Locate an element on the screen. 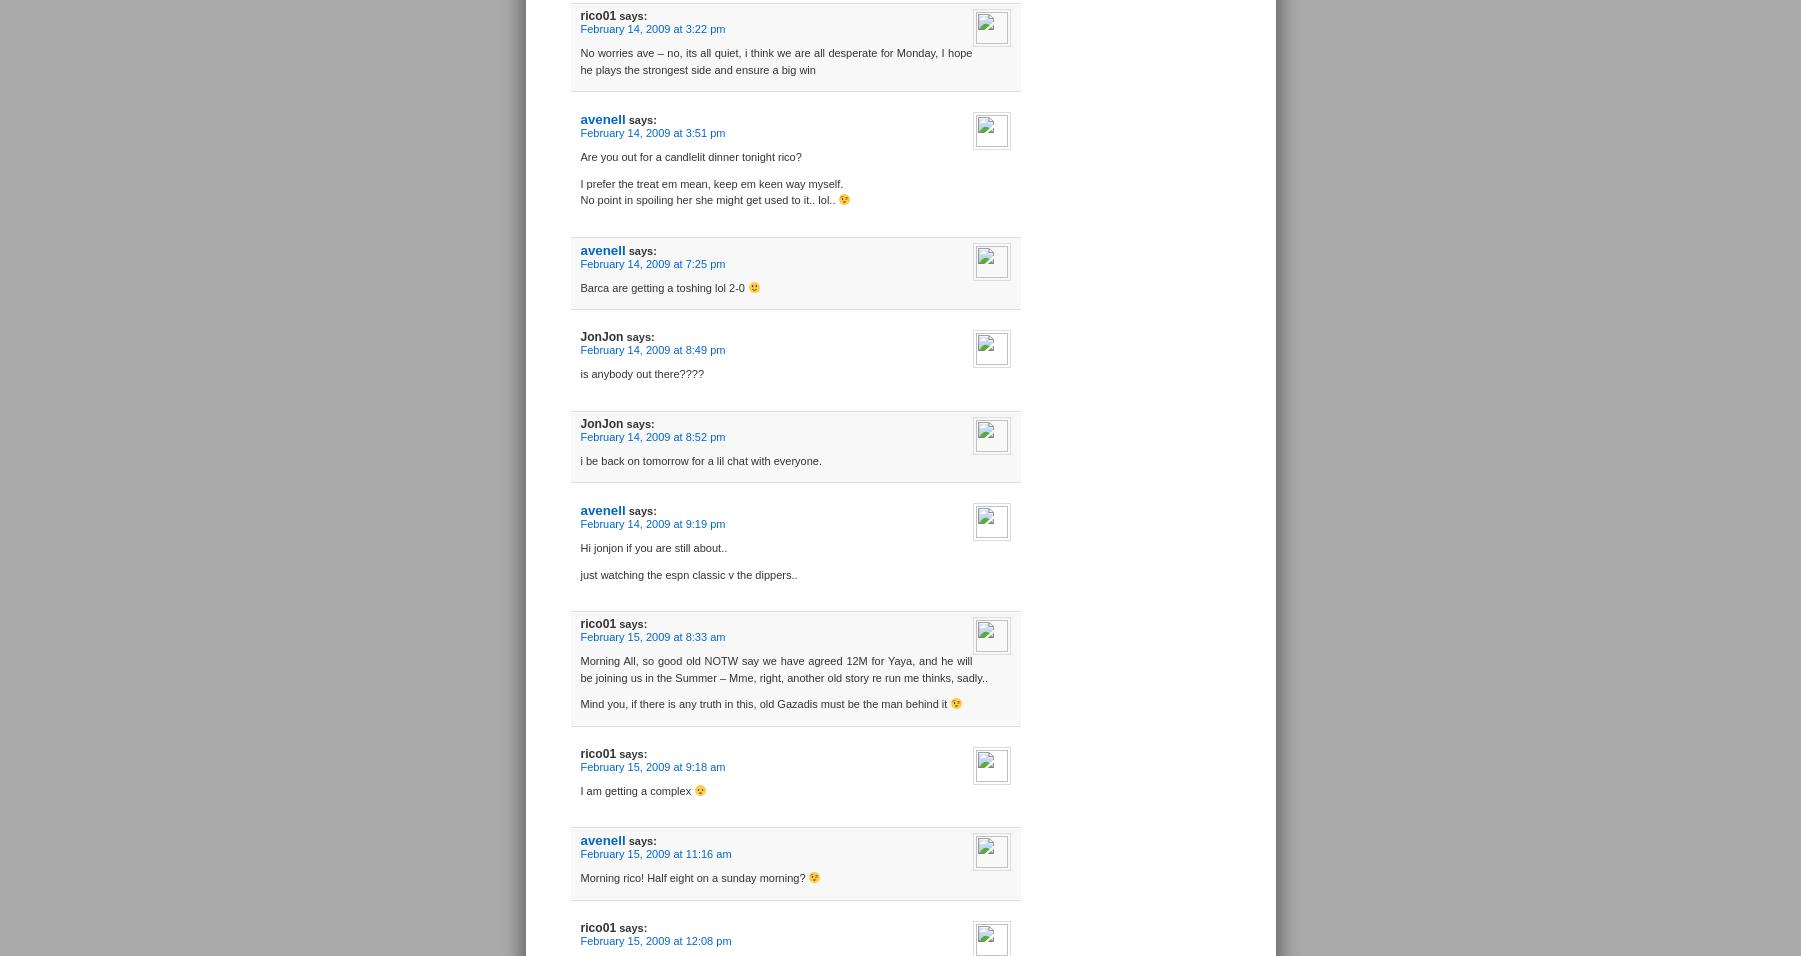 This screenshot has width=1801, height=956. 'I prefer the treat em mean, keep em keen way myself.' is located at coordinates (711, 182).